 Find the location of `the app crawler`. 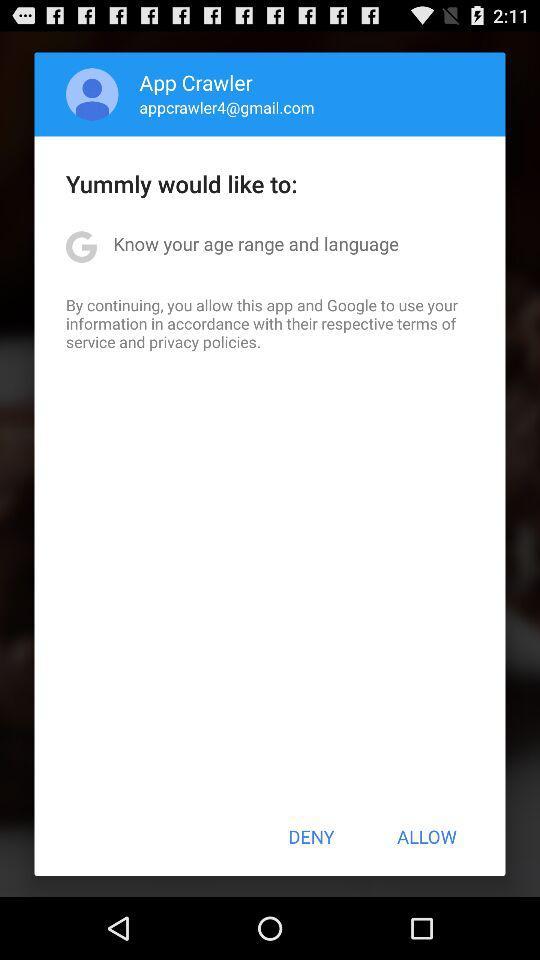

the app crawler is located at coordinates (196, 82).